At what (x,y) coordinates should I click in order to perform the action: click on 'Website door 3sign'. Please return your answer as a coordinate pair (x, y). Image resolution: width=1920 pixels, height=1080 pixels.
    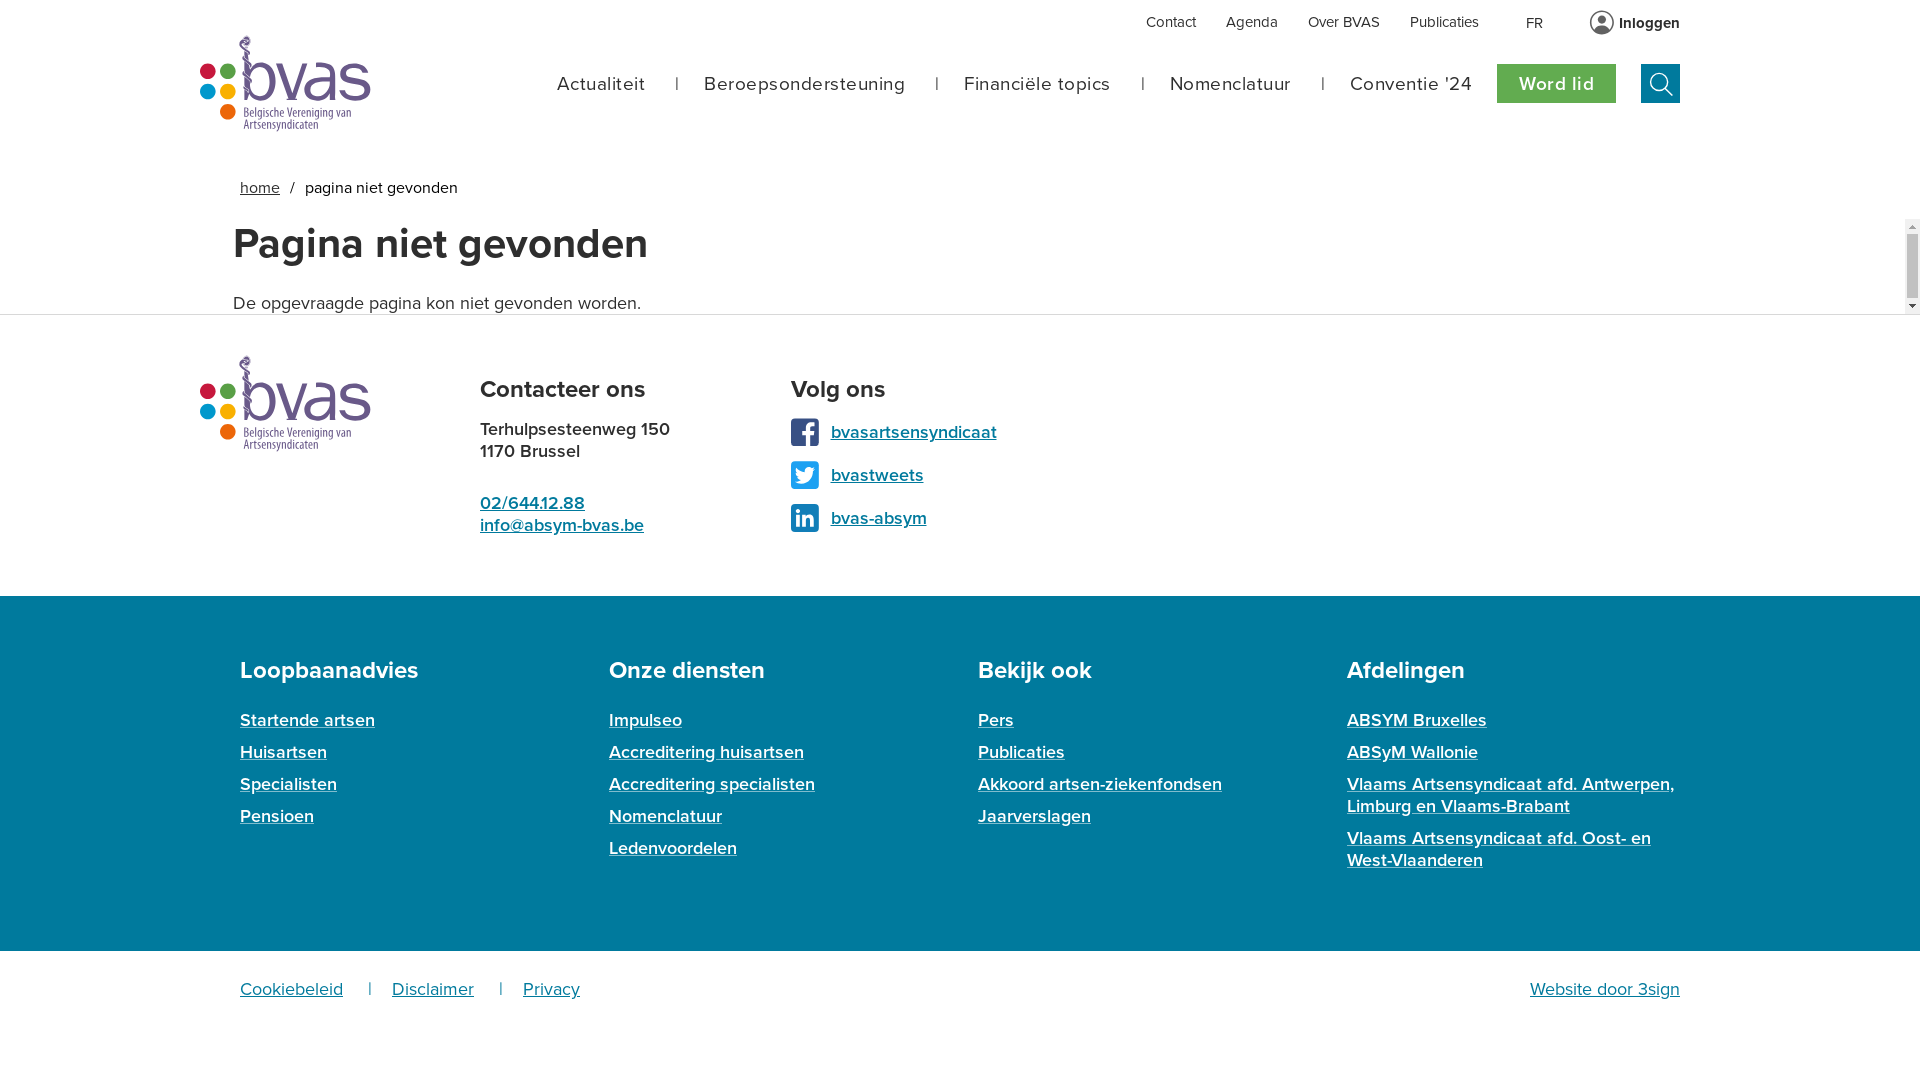
    Looking at the image, I should click on (1604, 987).